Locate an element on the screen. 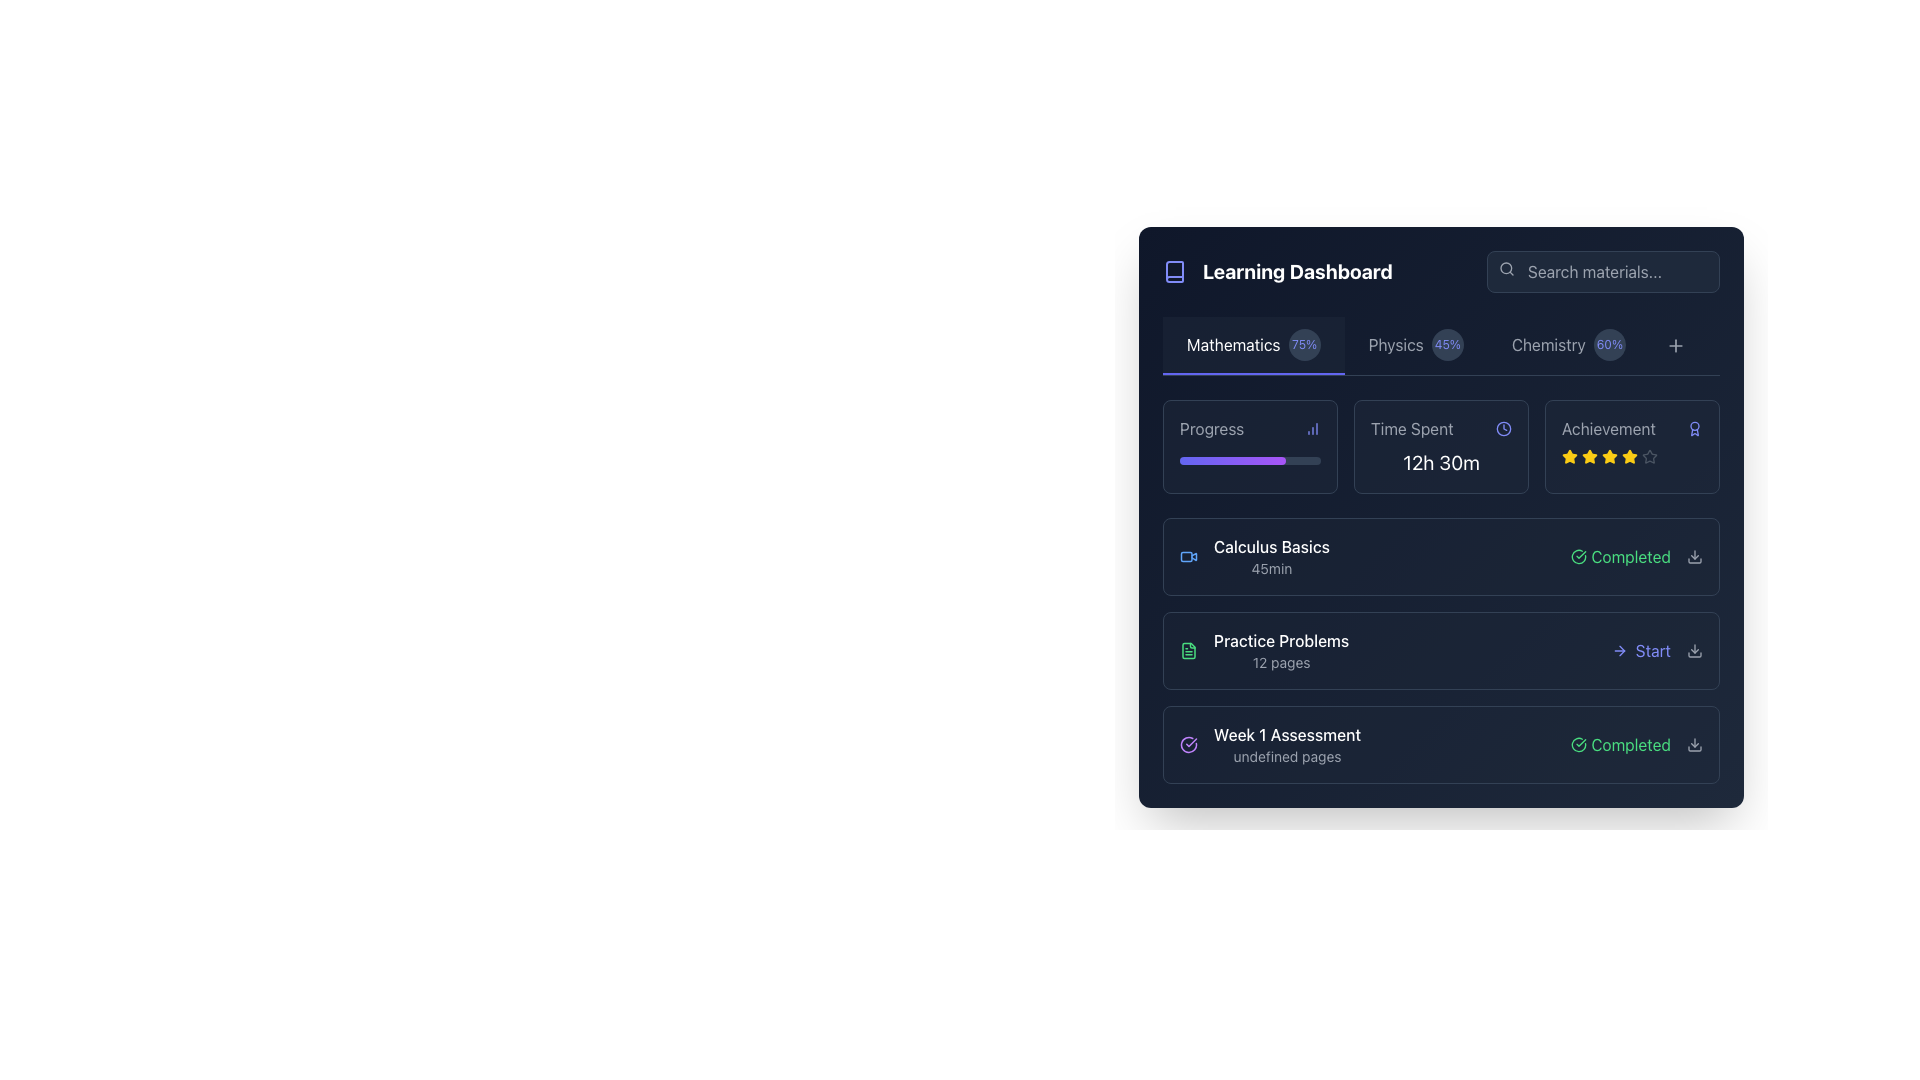  'Learning Dashboard' label text, which is a prominent header styled with bold white text on a dark blue background, located at the upper-left area of the application, immediately to the right of a book icon is located at coordinates (1297, 272).